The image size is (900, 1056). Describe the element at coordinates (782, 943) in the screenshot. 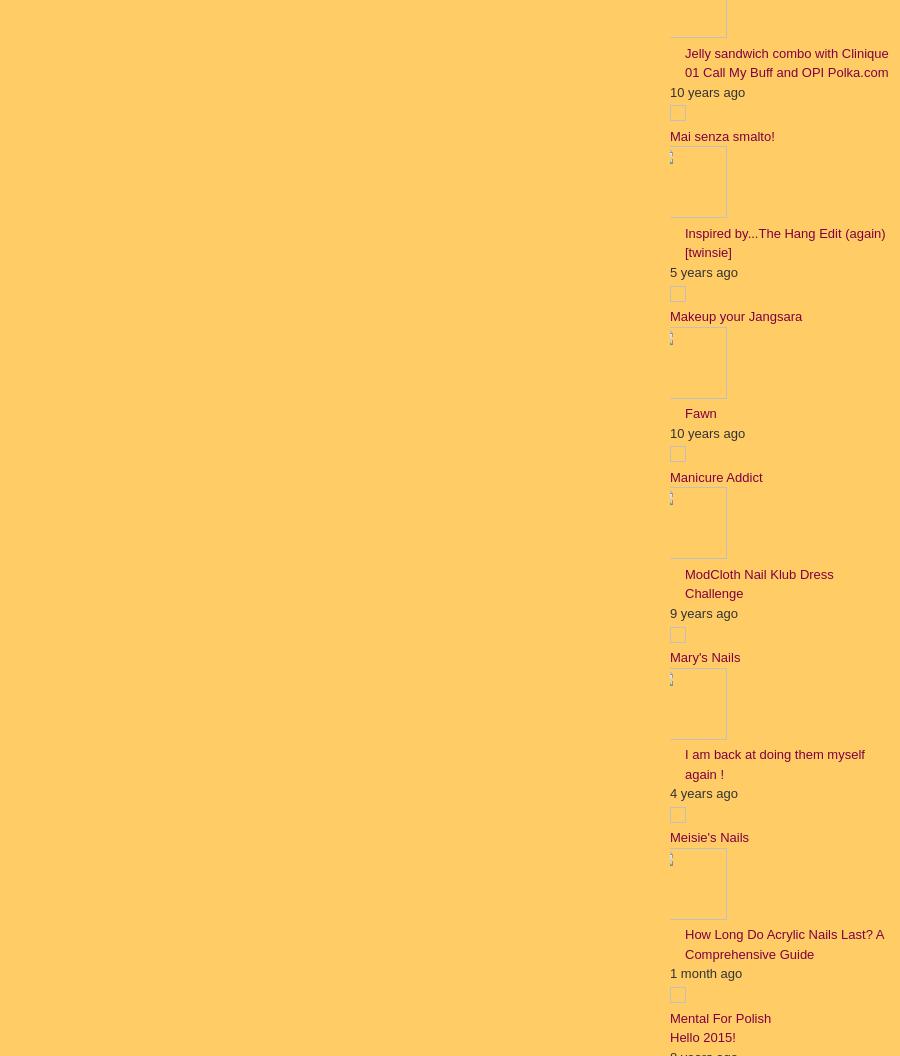

I see `'How Long Do Acrylic Nails Last? A Comprehensive Guide'` at that location.